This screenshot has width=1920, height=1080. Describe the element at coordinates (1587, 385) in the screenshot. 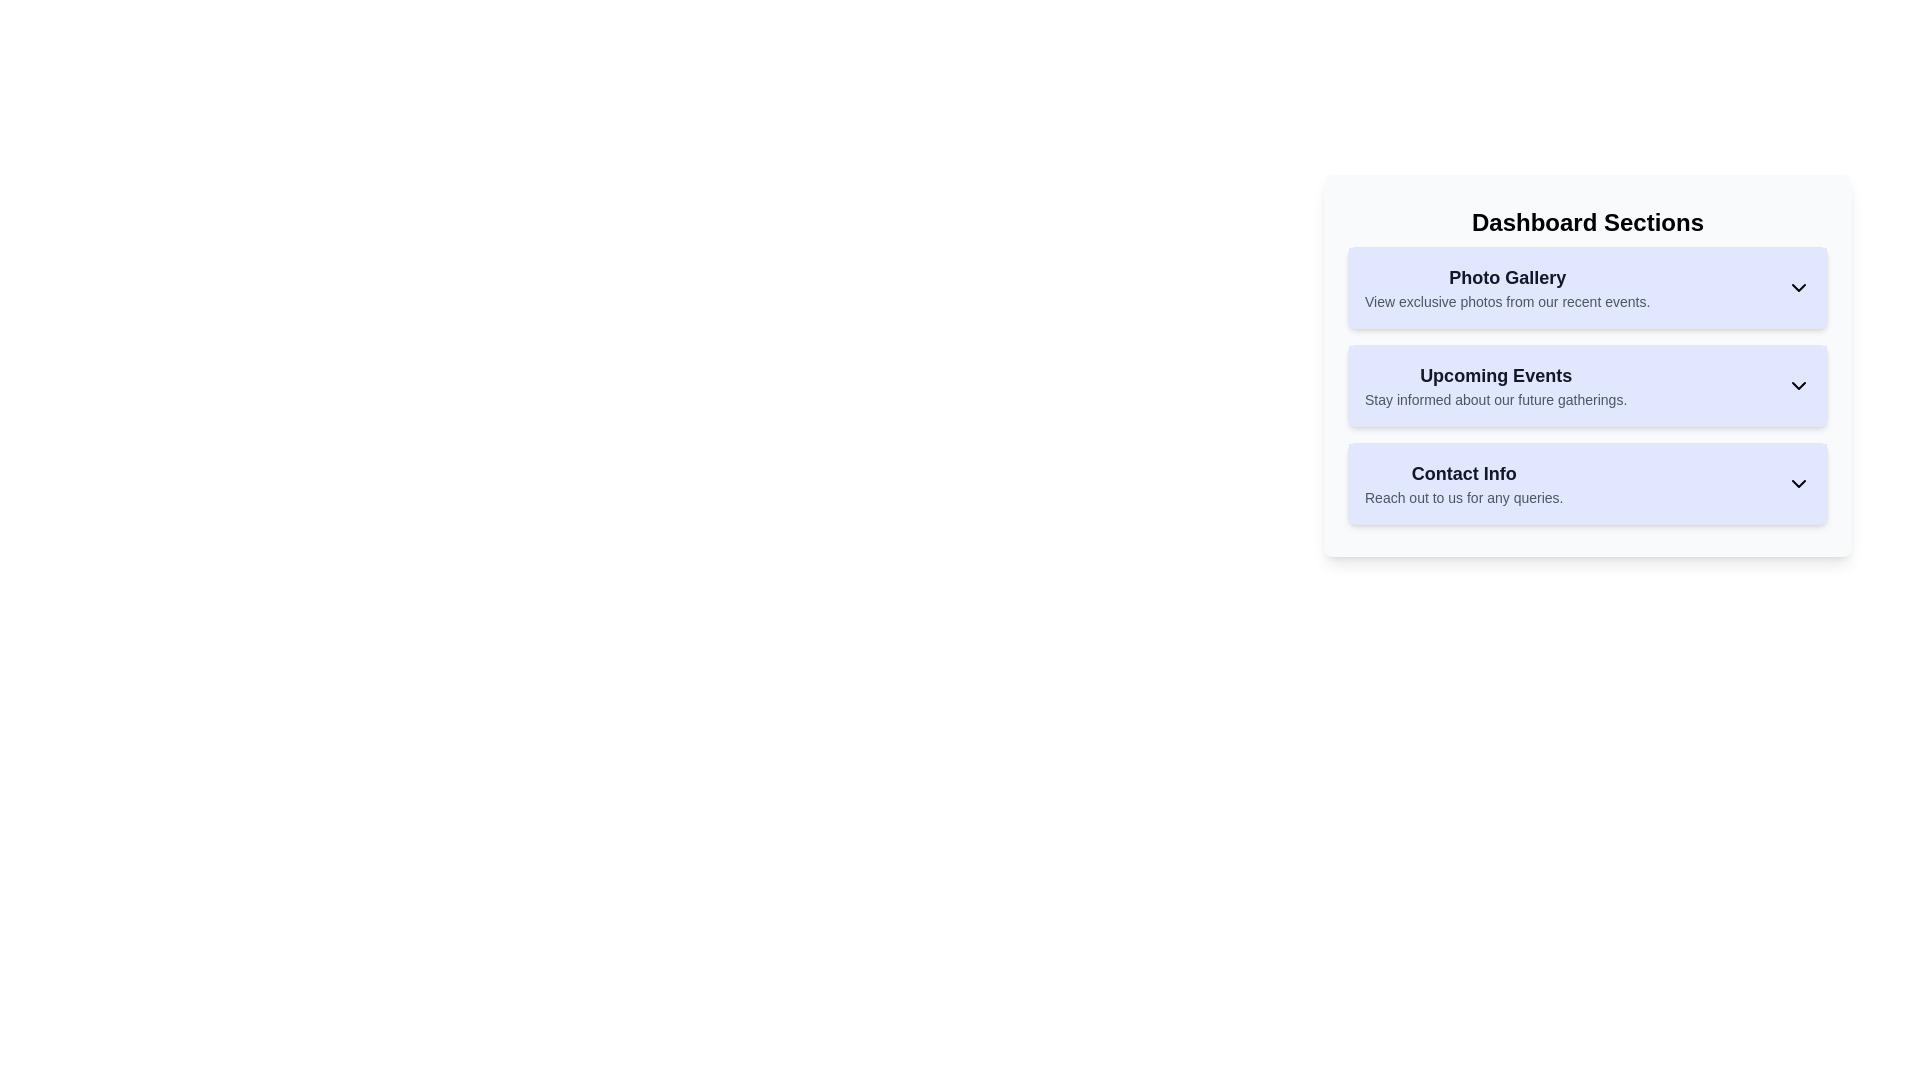

I see `the 'Upcoming Events' card` at that location.